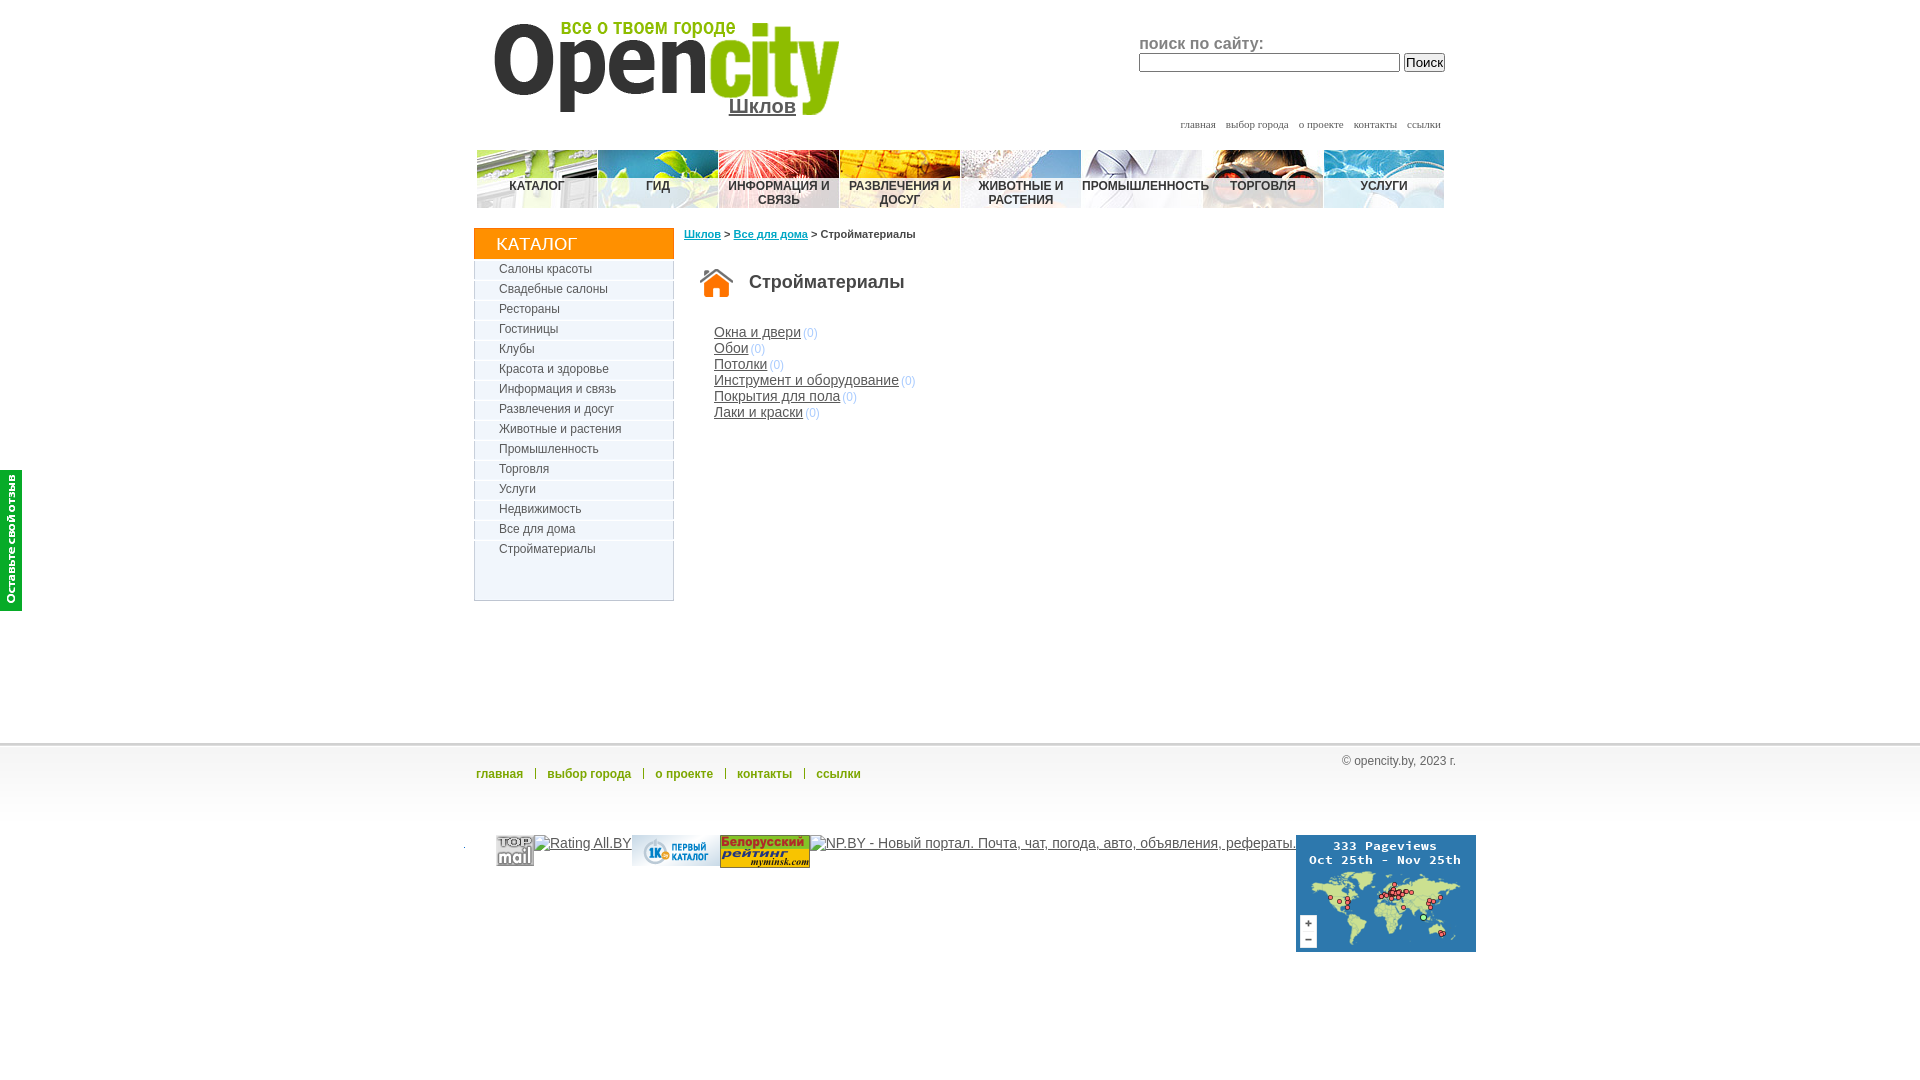 Image resolution: width=1920 pixels, height=1080 pixels. I want to click on 'LiveInternet', so click(464, 850).